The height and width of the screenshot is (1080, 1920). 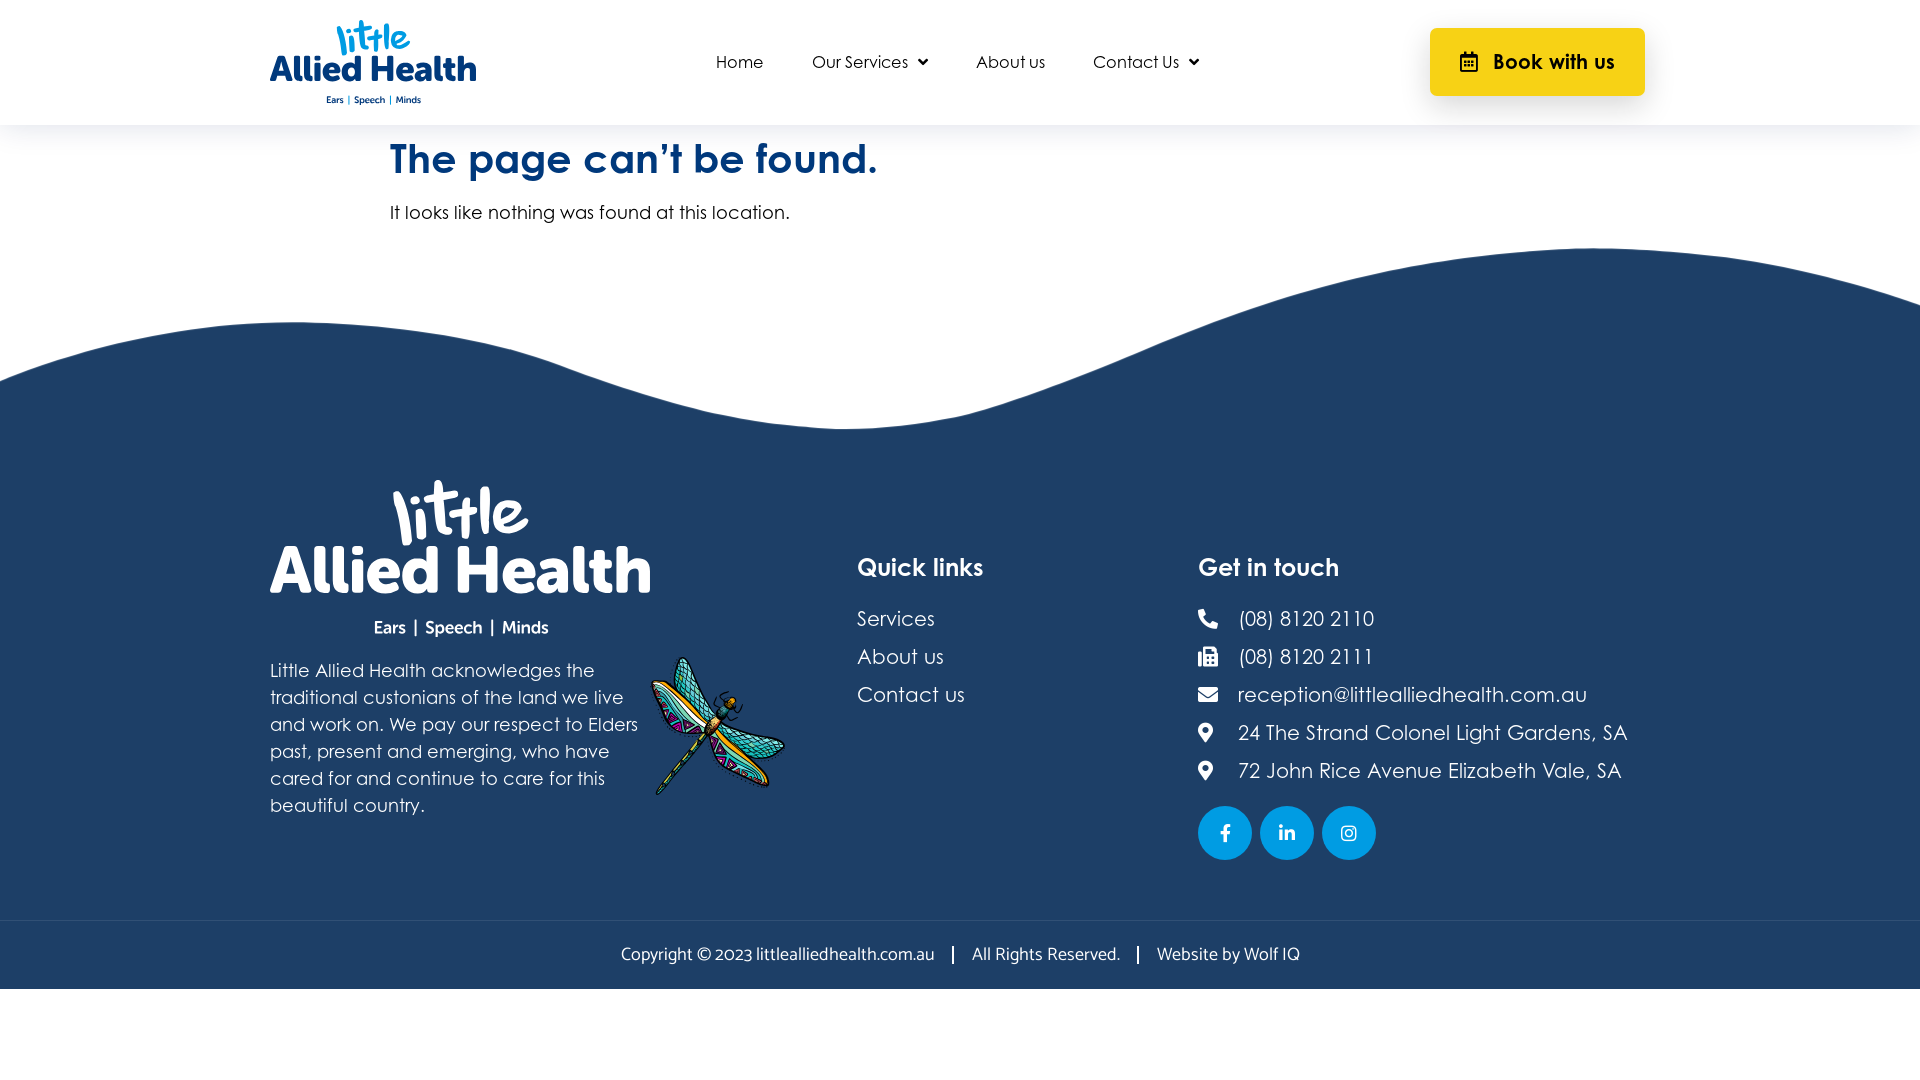 I want to click on 'Services', so click(x=857, y=617).